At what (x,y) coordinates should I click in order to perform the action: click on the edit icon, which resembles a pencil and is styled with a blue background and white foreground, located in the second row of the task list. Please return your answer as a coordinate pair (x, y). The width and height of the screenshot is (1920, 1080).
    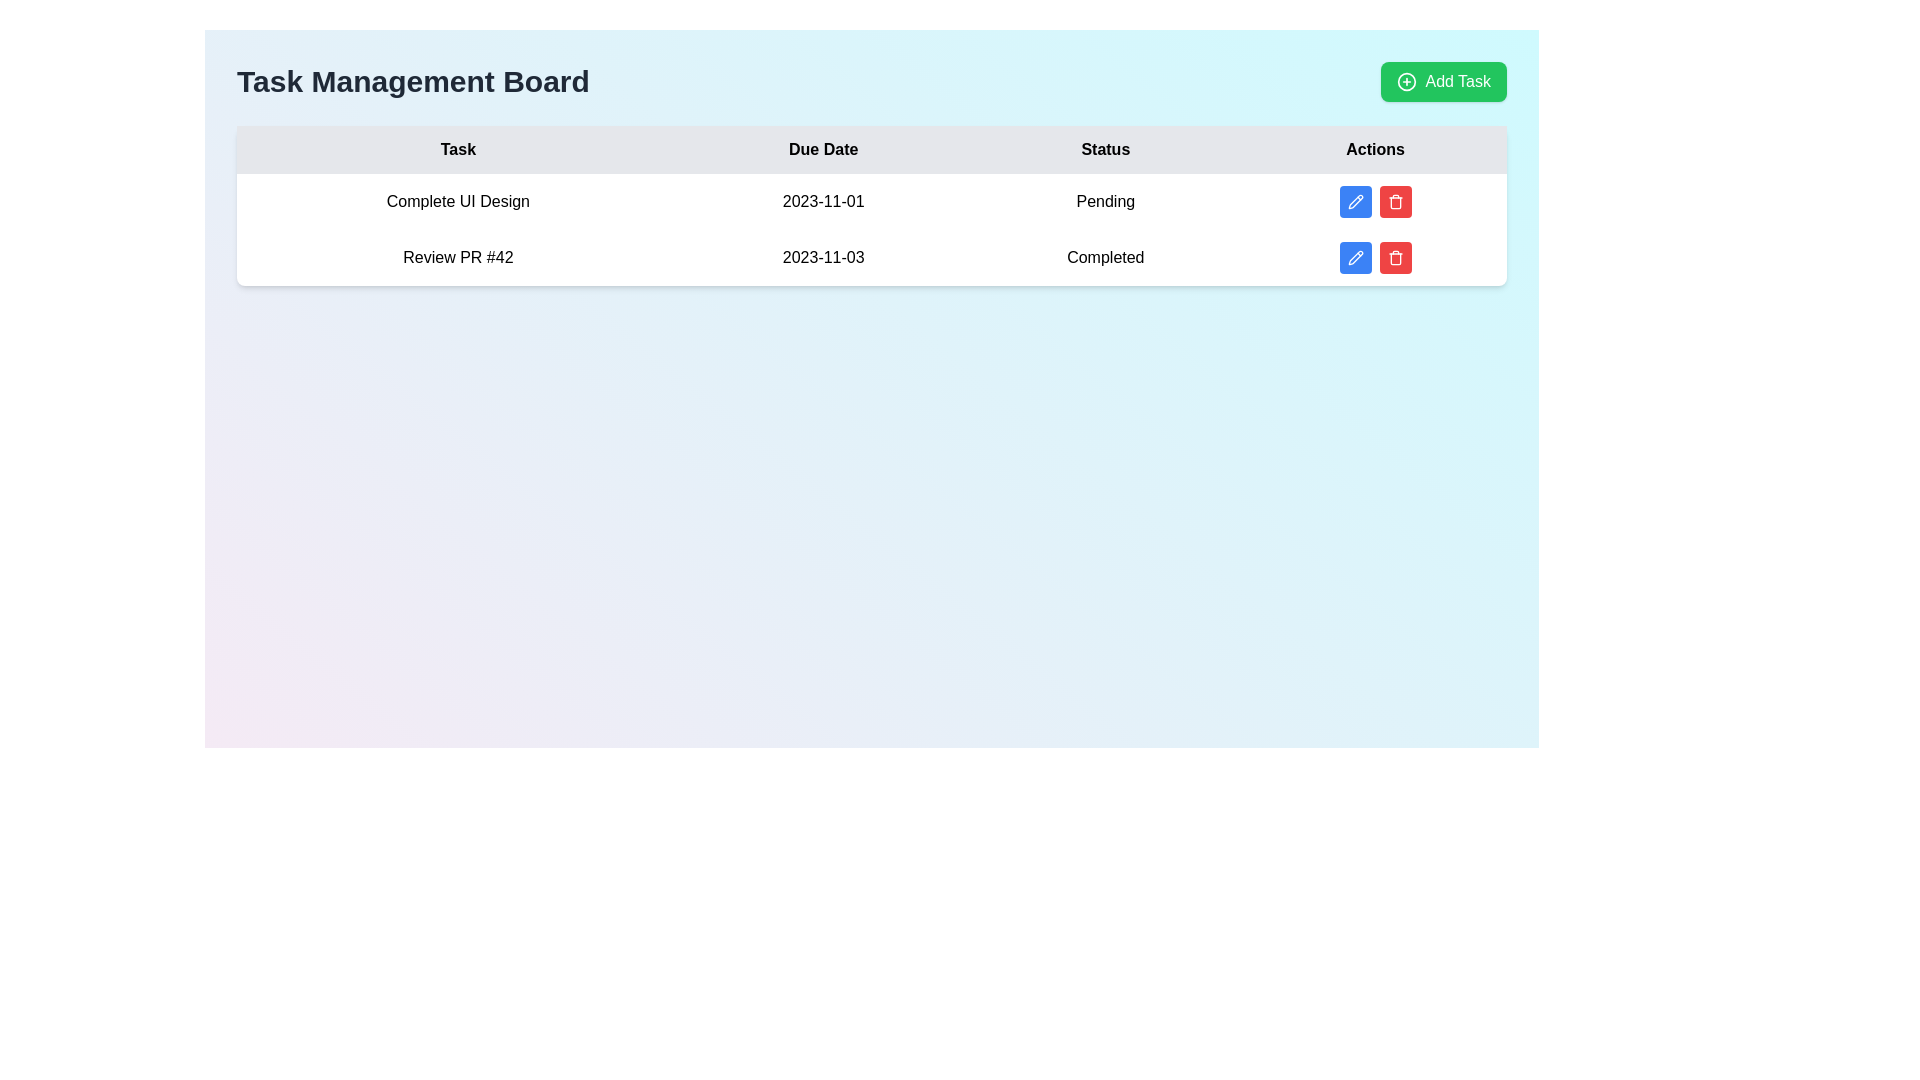
    Looking at the image, I should click on (1355, 201).